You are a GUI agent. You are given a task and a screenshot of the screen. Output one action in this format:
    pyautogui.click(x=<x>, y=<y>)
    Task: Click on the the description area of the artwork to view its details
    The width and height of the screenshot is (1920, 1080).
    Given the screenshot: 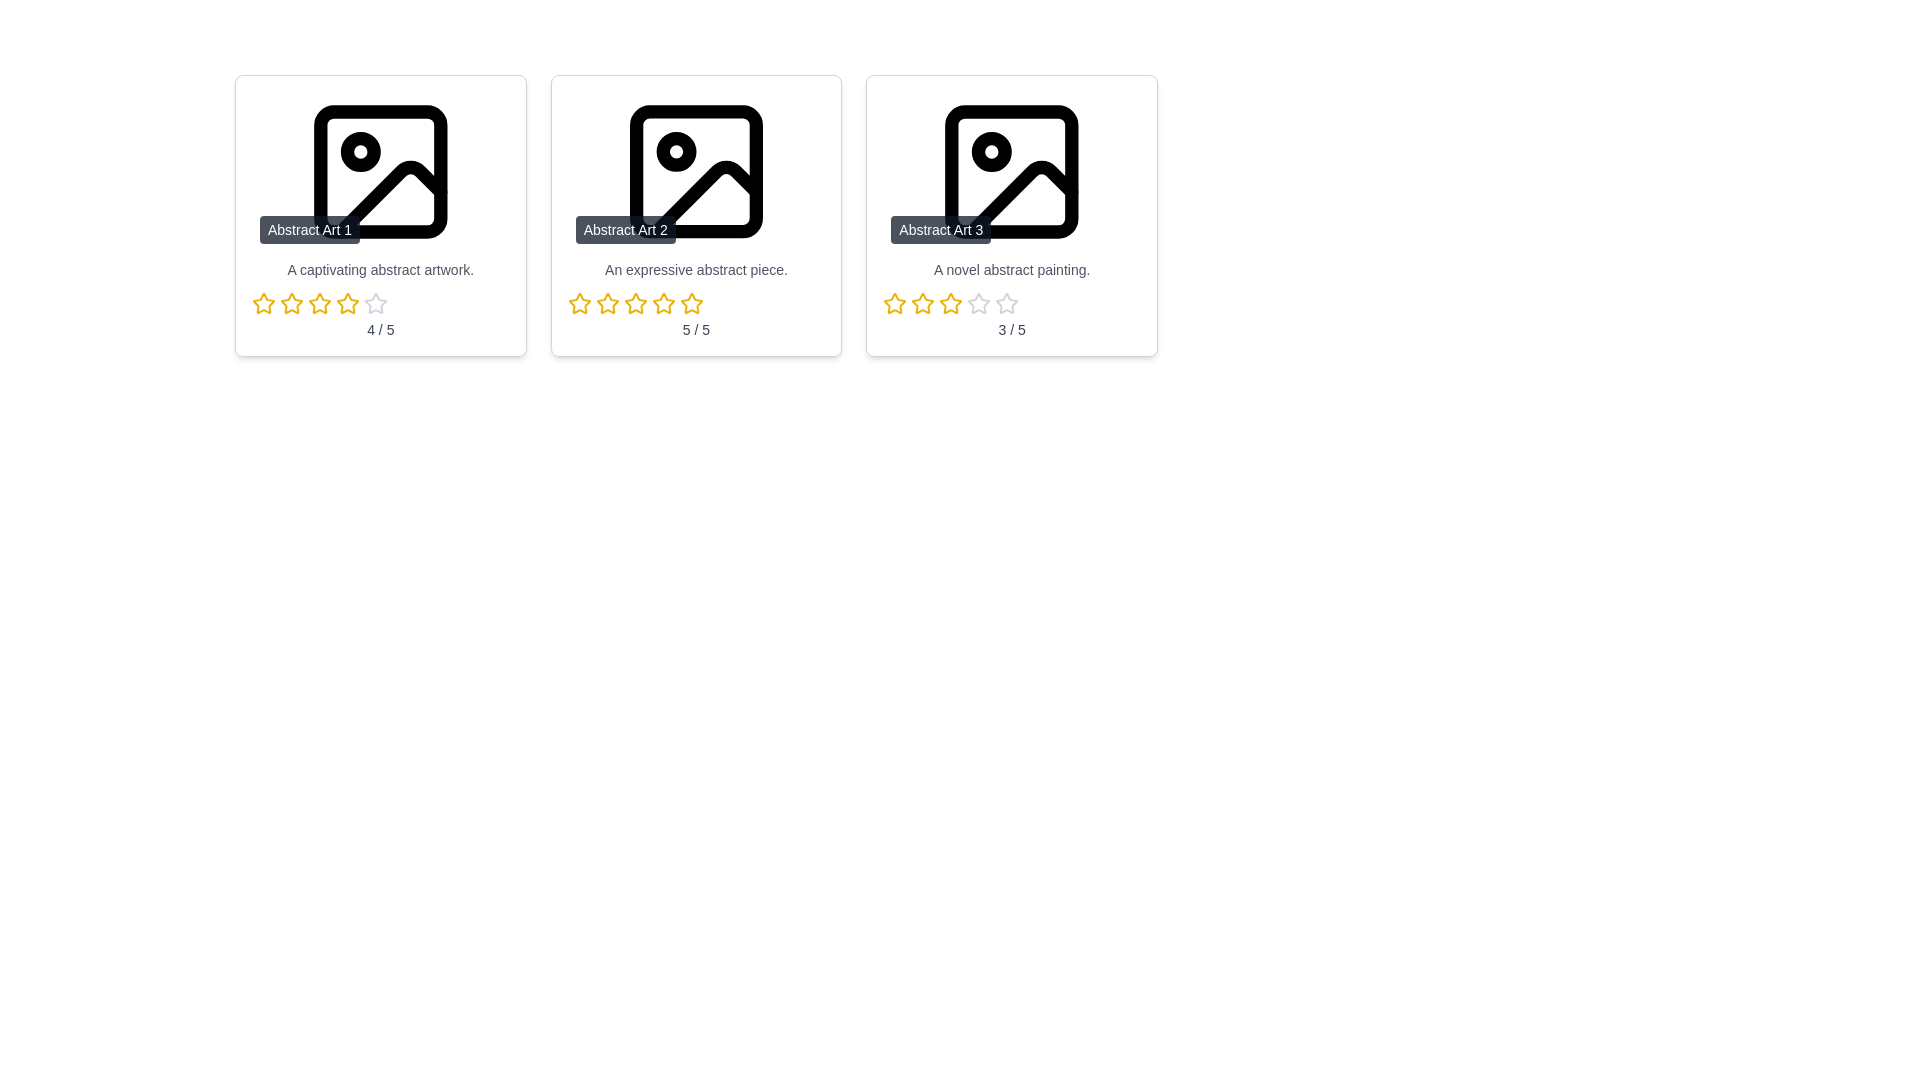 What is the action you would take?
    pyautogui.click(x=379, y=270)
    